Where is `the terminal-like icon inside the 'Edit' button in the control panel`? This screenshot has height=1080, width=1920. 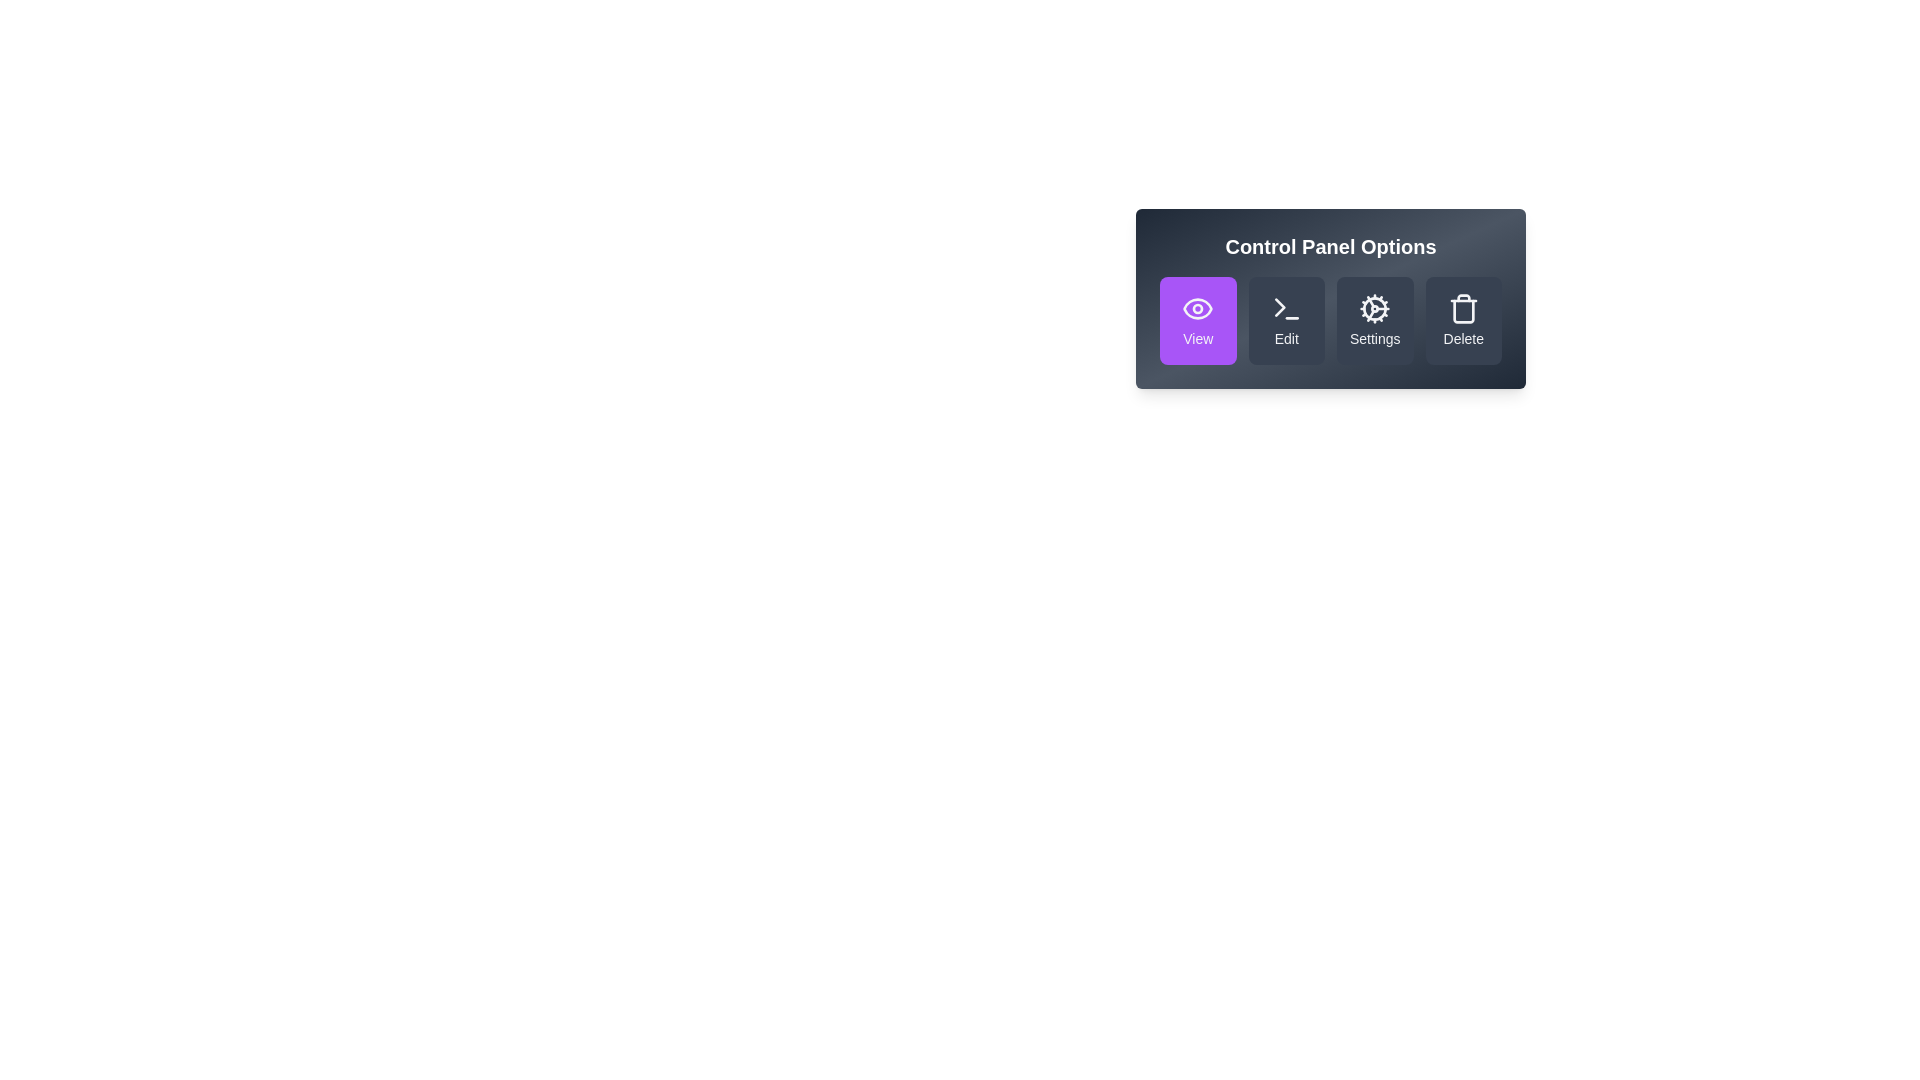
the terminal-like icon inside the 'Edit' button in the control panel is located at coordinates (1286, 308).